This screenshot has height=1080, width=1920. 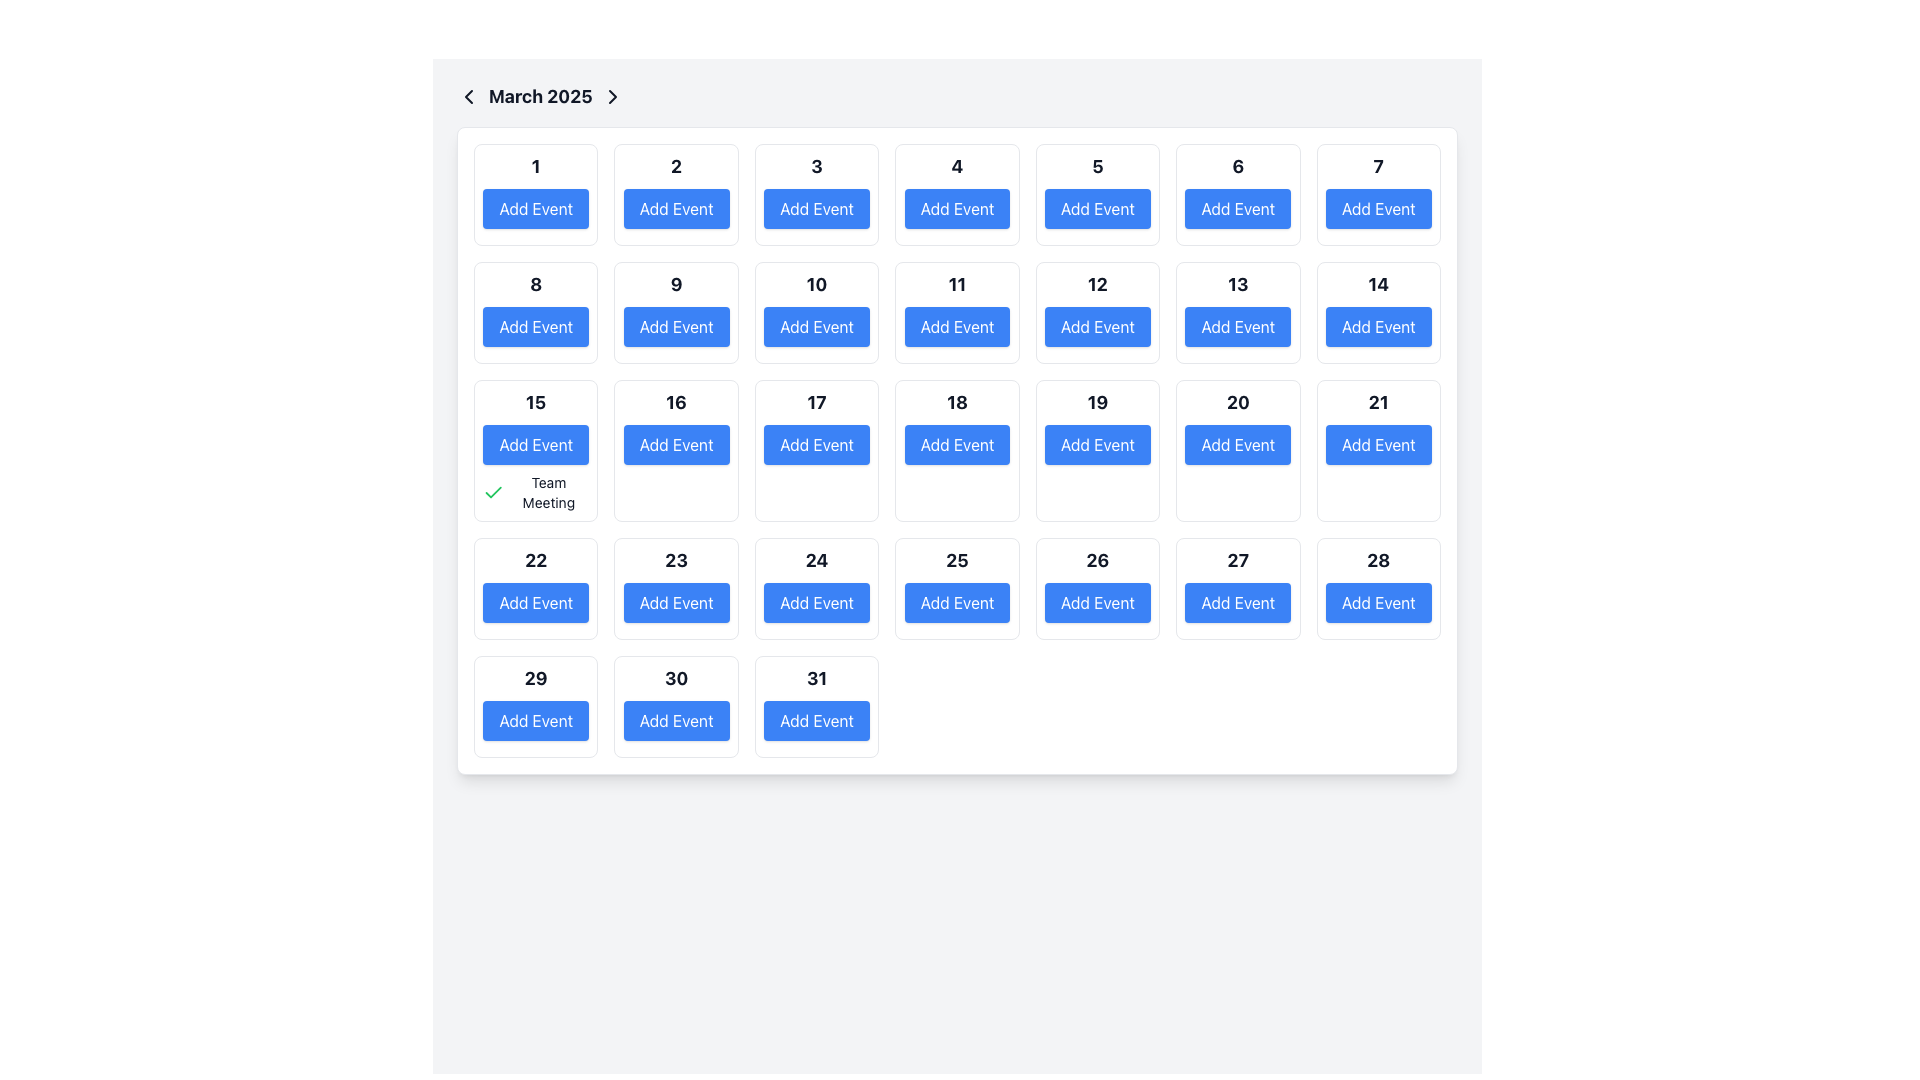 I want to click on the text label indicating the 27th day within the calendar interface, located at the bottom-right corner of the grid layout, above the 'Add Event' button, so click(x=1237, y=560).